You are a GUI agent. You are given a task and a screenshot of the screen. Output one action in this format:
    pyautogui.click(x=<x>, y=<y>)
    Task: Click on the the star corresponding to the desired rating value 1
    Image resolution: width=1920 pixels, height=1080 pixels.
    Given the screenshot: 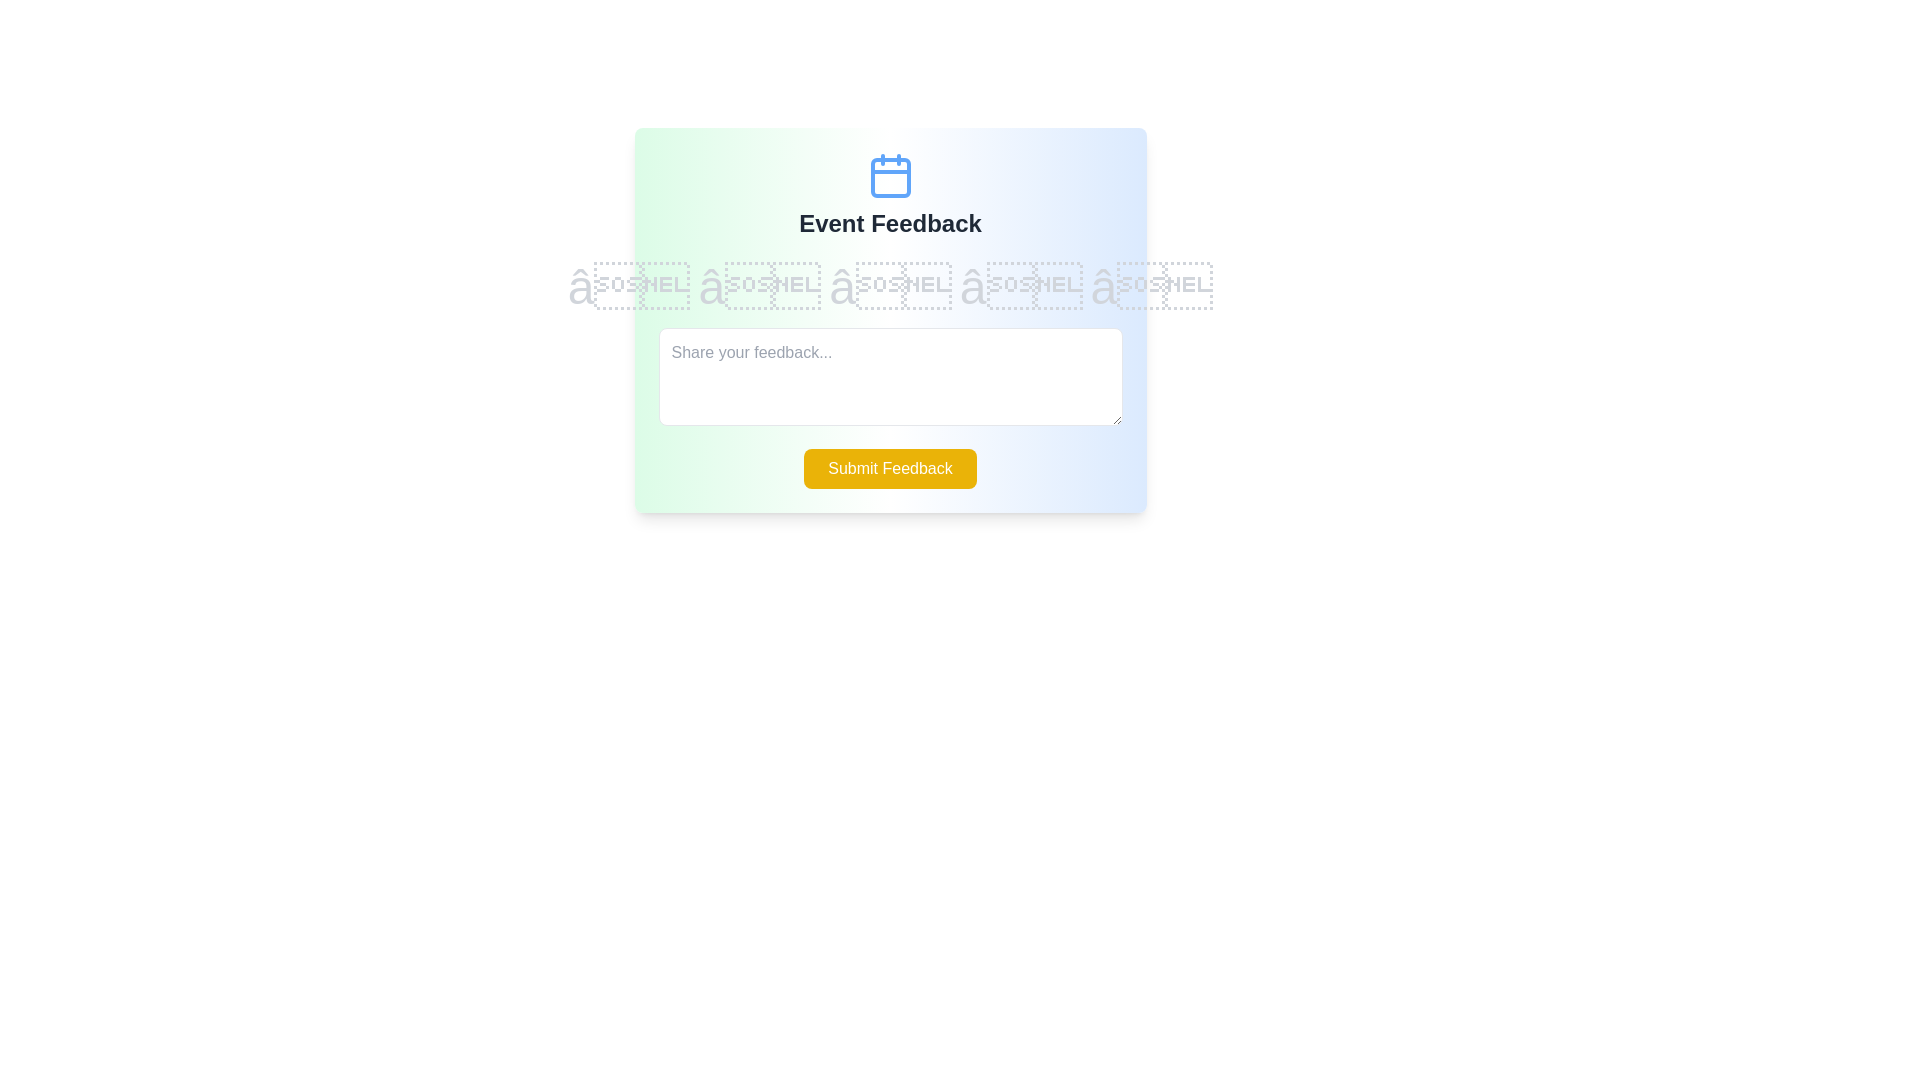 What is the action you would take?
    pyautogui.click(x=628, y=288)
    